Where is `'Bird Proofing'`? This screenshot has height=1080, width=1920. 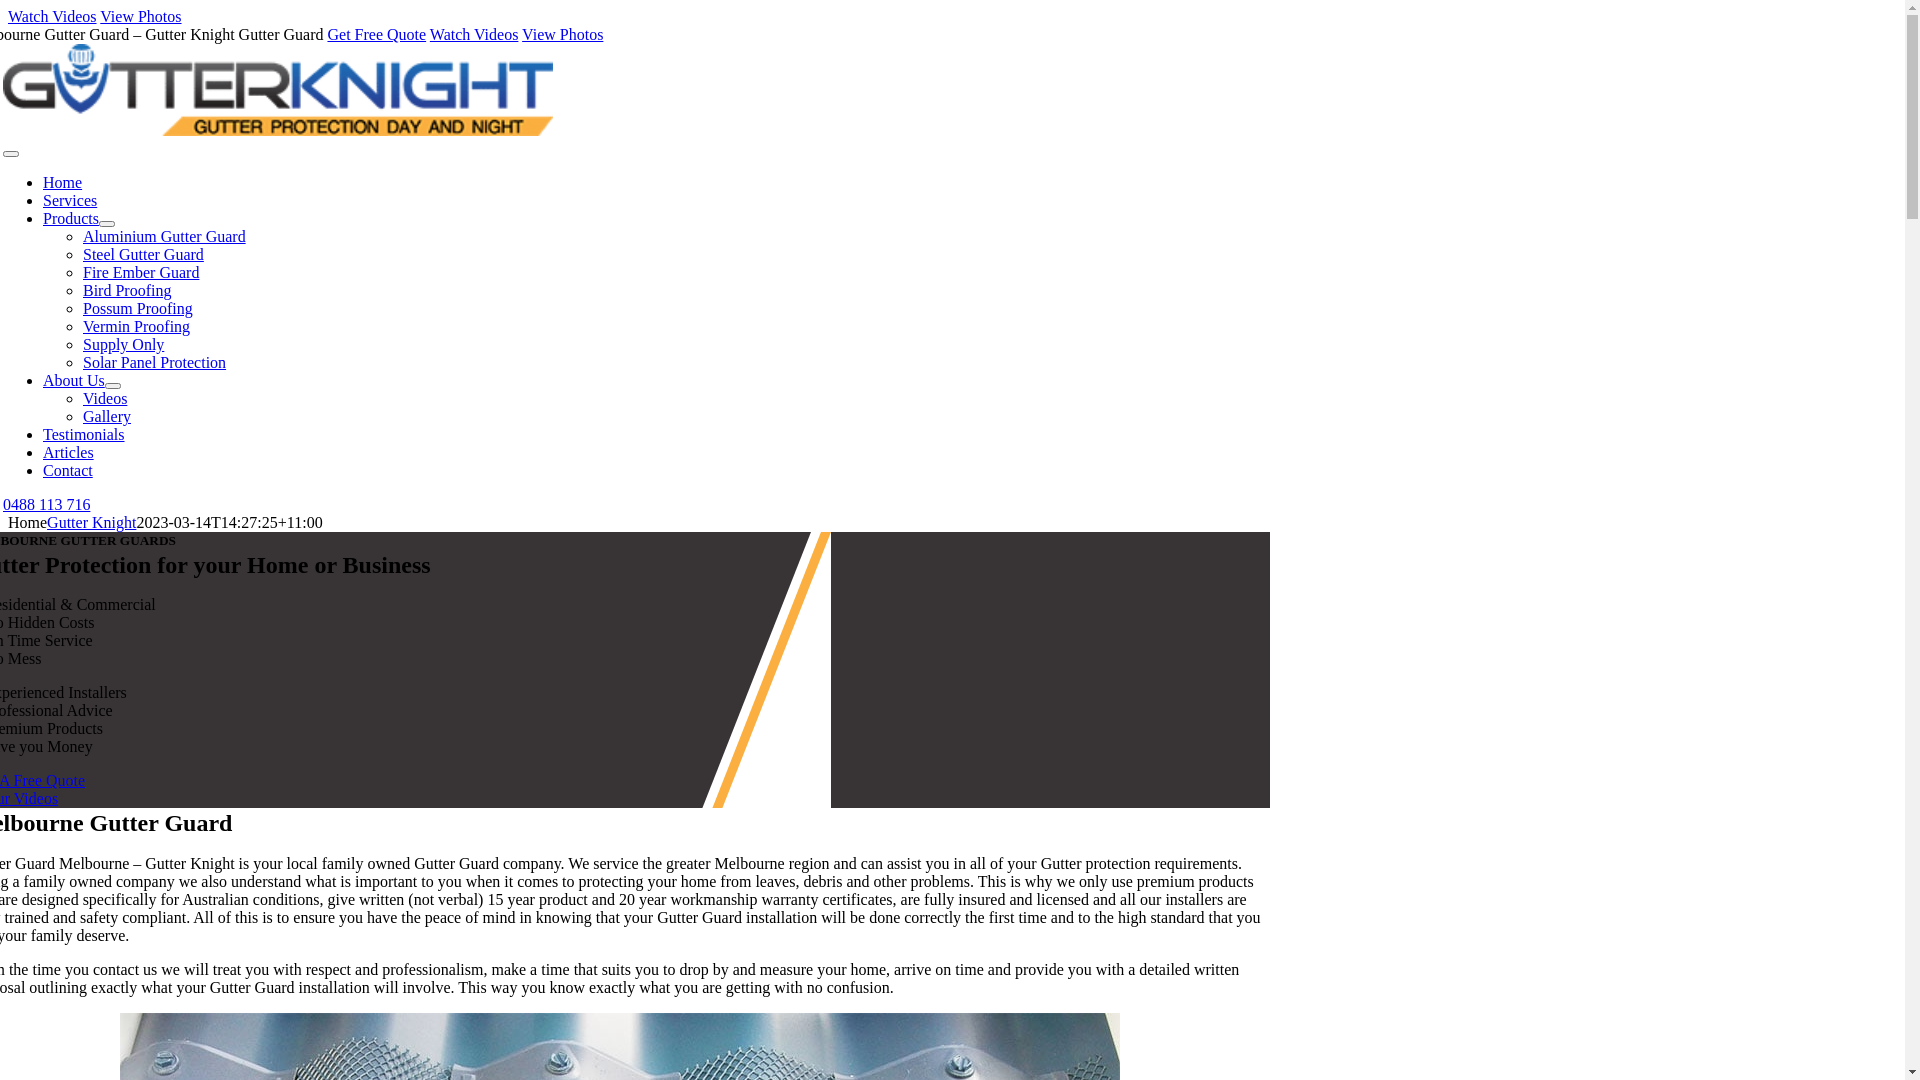 'Bird Proofing' is located at coordinates (125, 290).